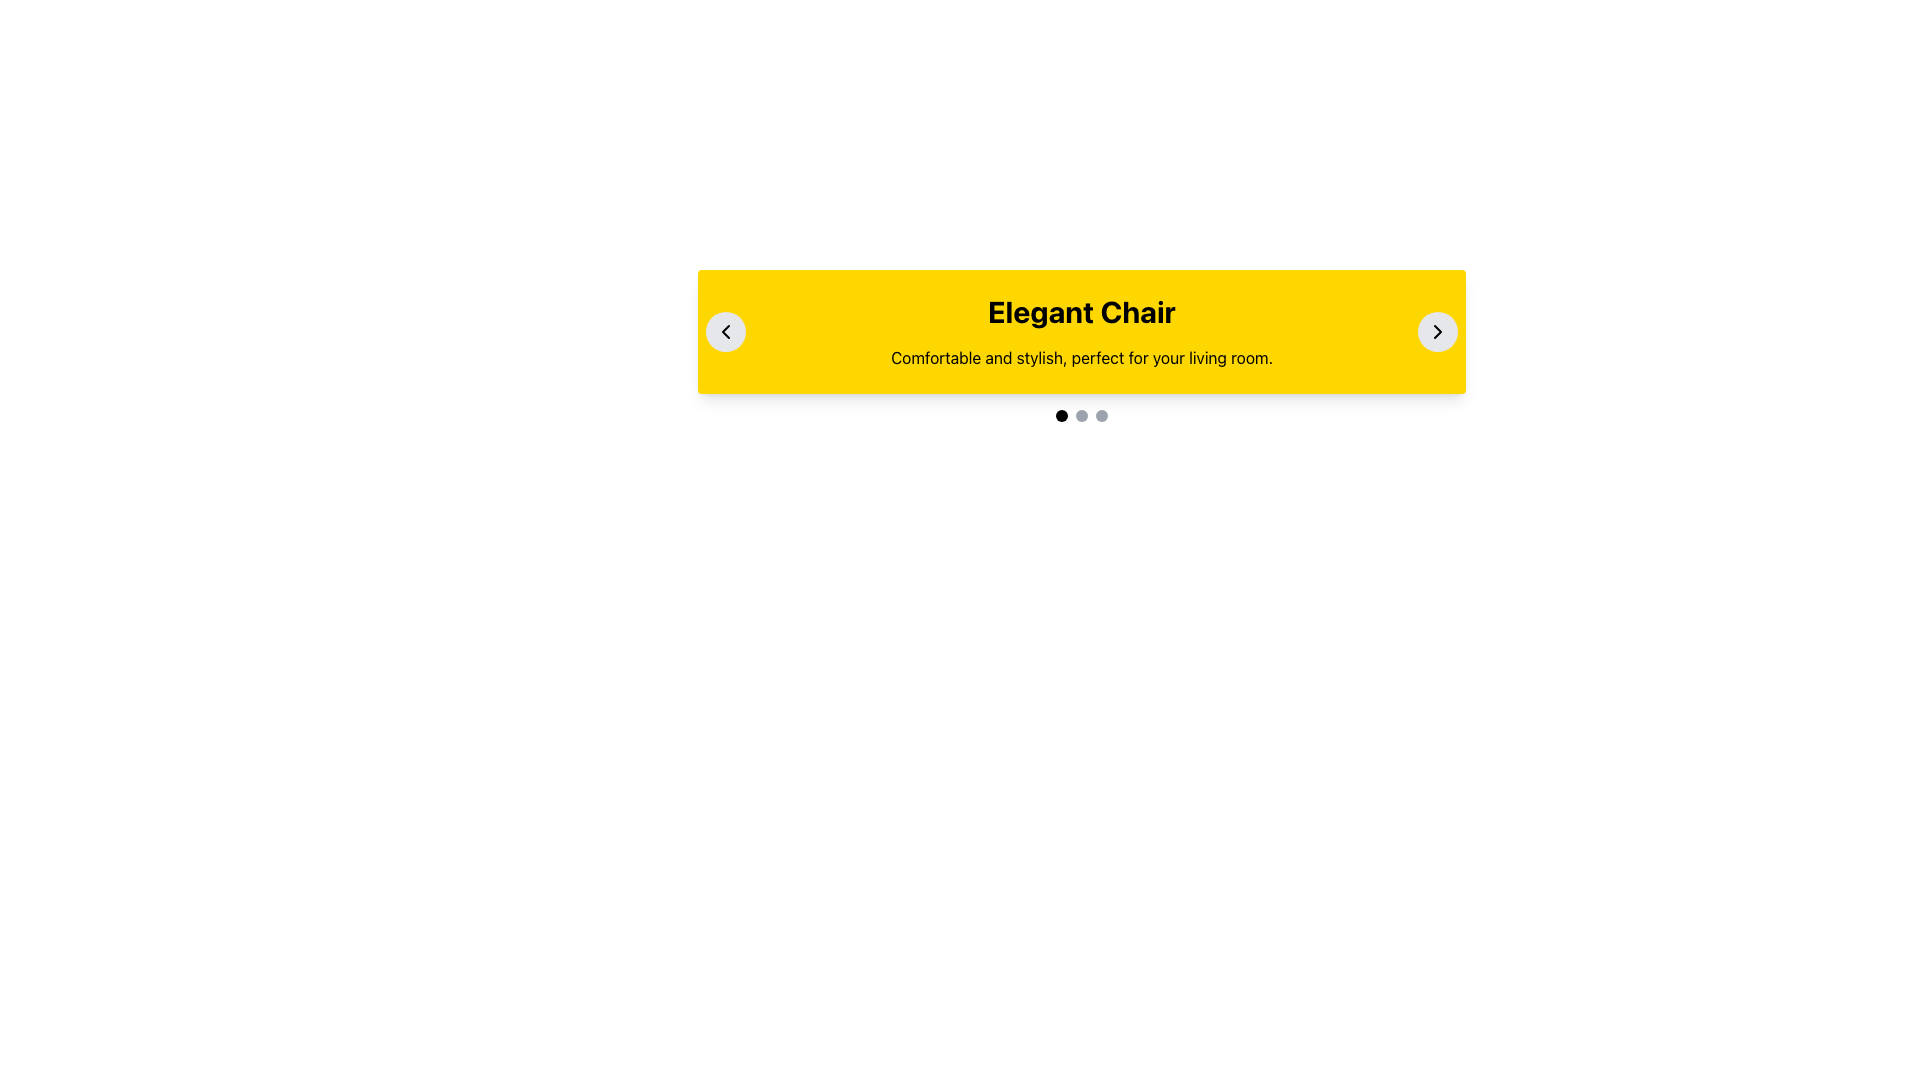  I want to click on the bold, extra-large static text reading 'Elegant Chair' which is styled in black font on a vibrant yellow background, located at the top center of the card, so click(1080, 312).